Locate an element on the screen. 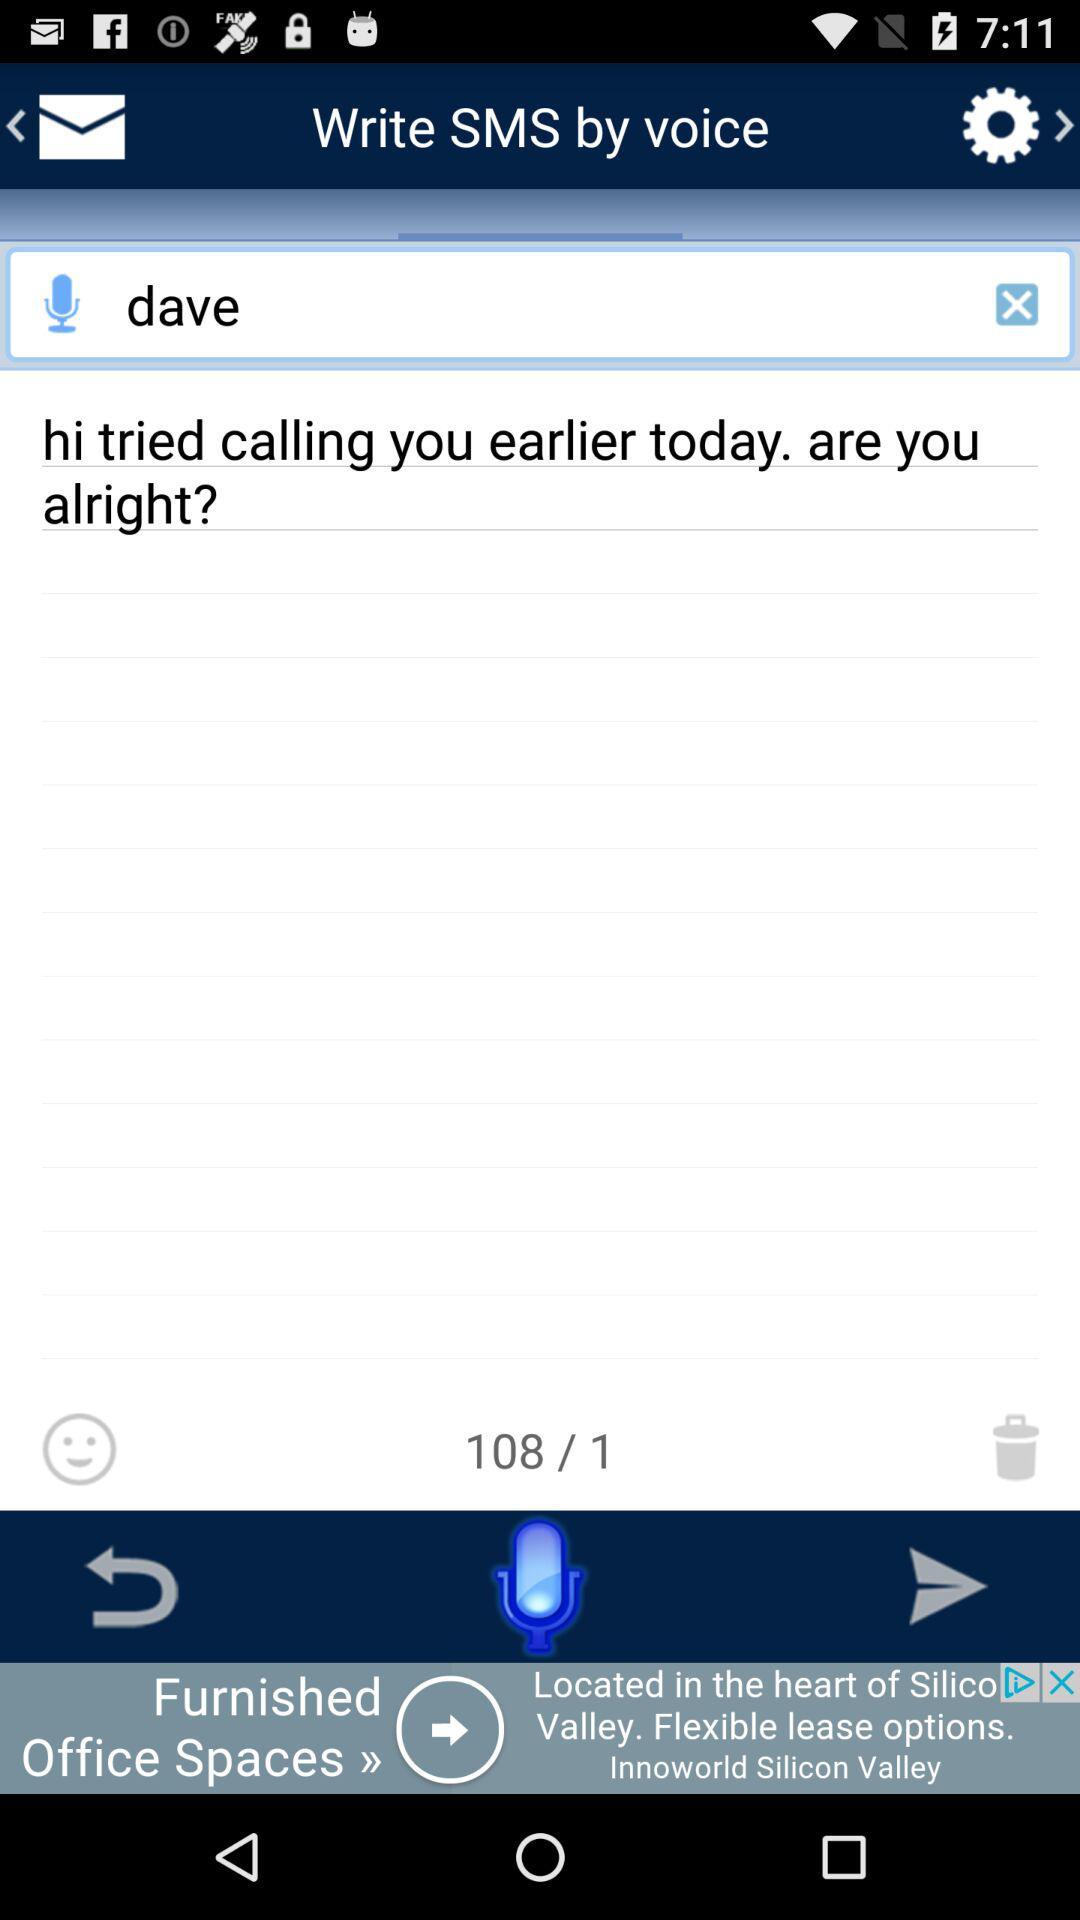 This screenshot has width=1080, height=1920. previous is located at coordinates (131, 1585).